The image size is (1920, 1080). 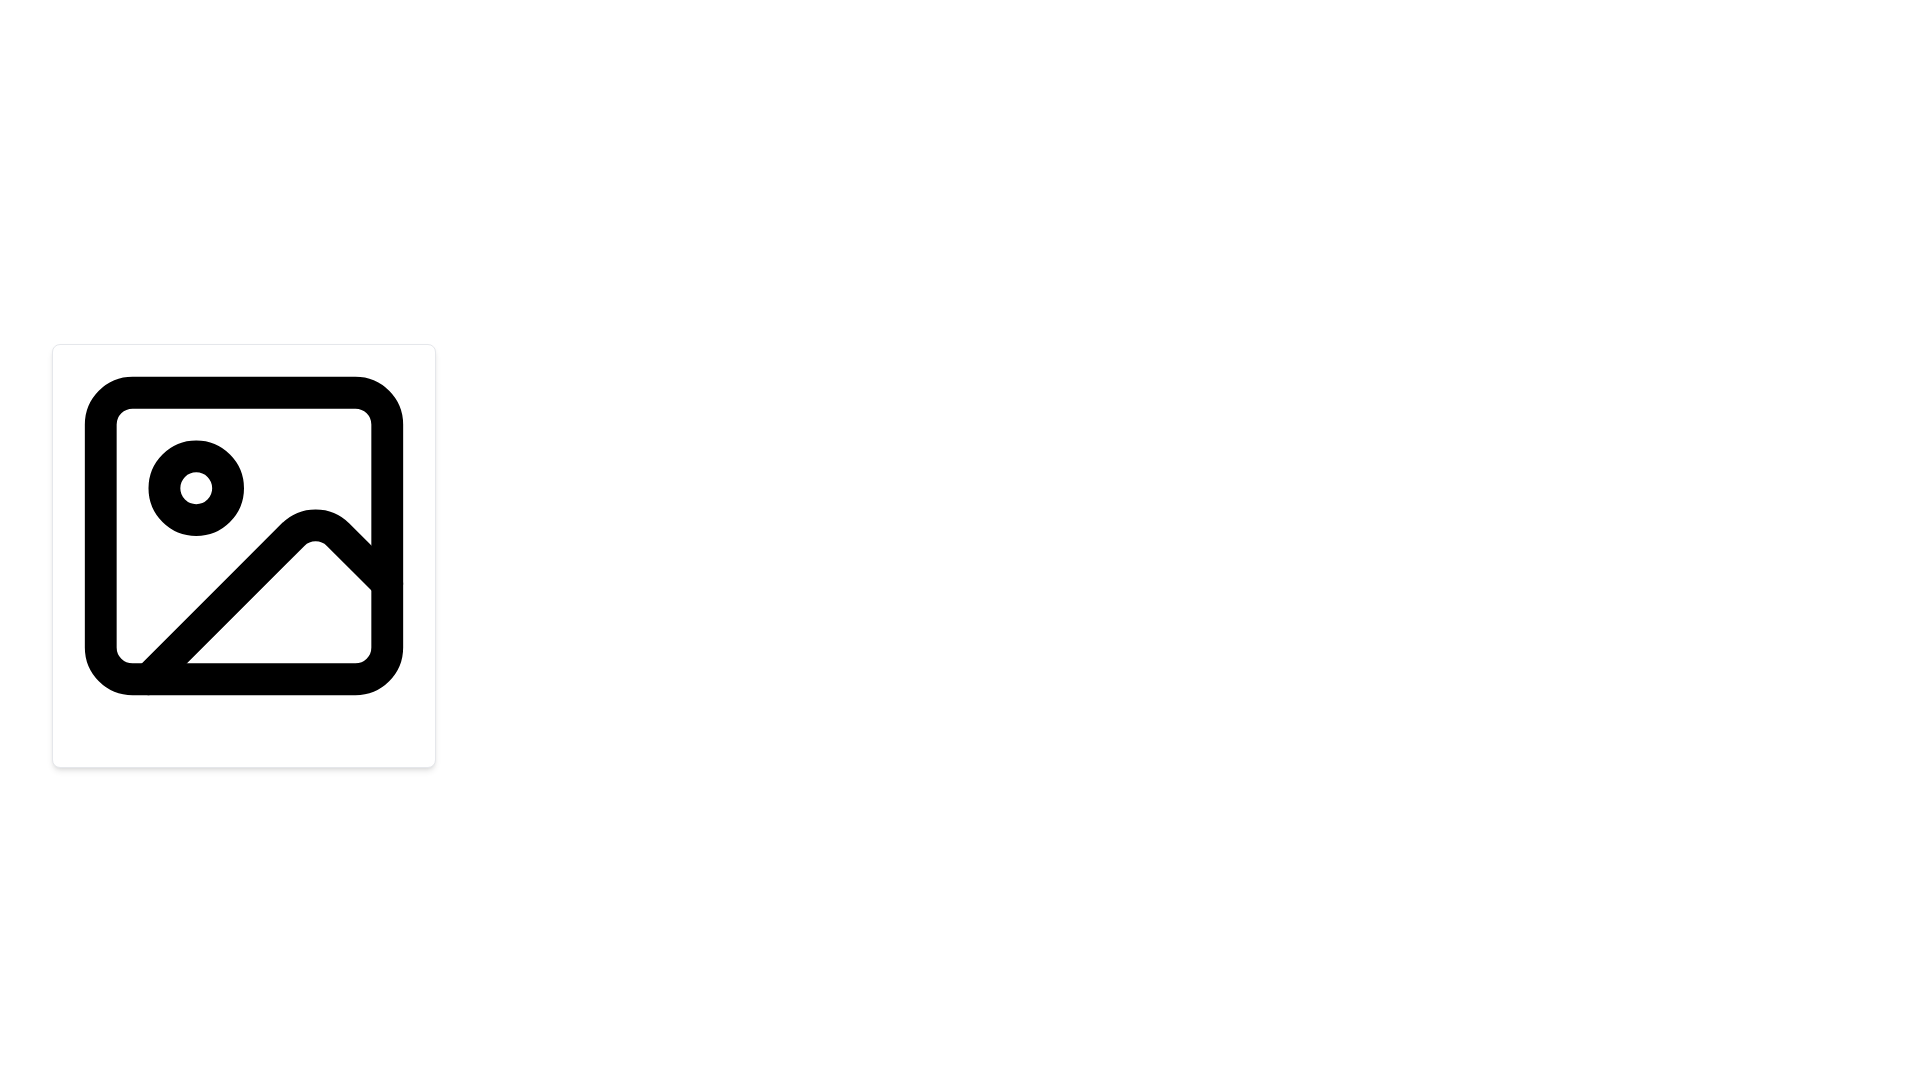 I want to click on the small outlined circle located near the top-left portion of the user icon, which is part of an SVG graphic, so click(x=243, y=527).